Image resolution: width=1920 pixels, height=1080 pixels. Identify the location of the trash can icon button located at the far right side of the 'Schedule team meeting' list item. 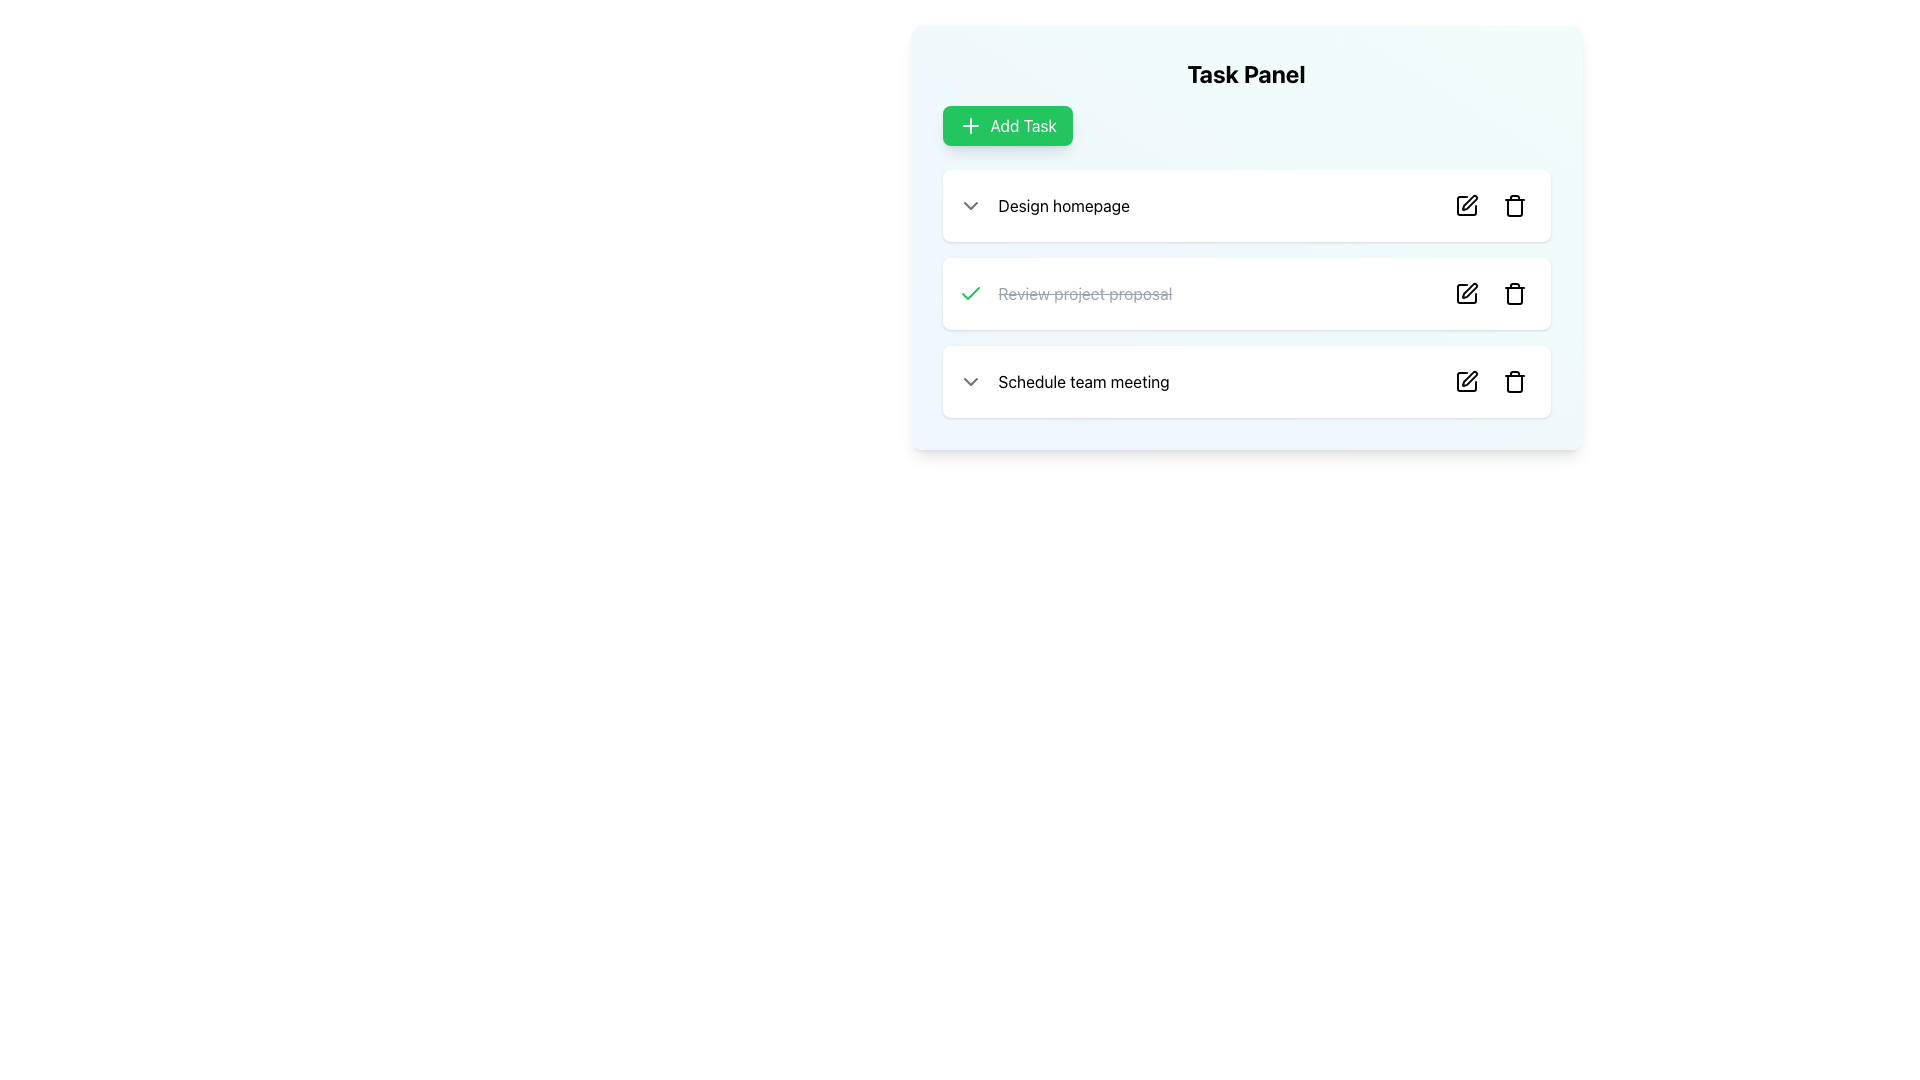
(1514, 381).